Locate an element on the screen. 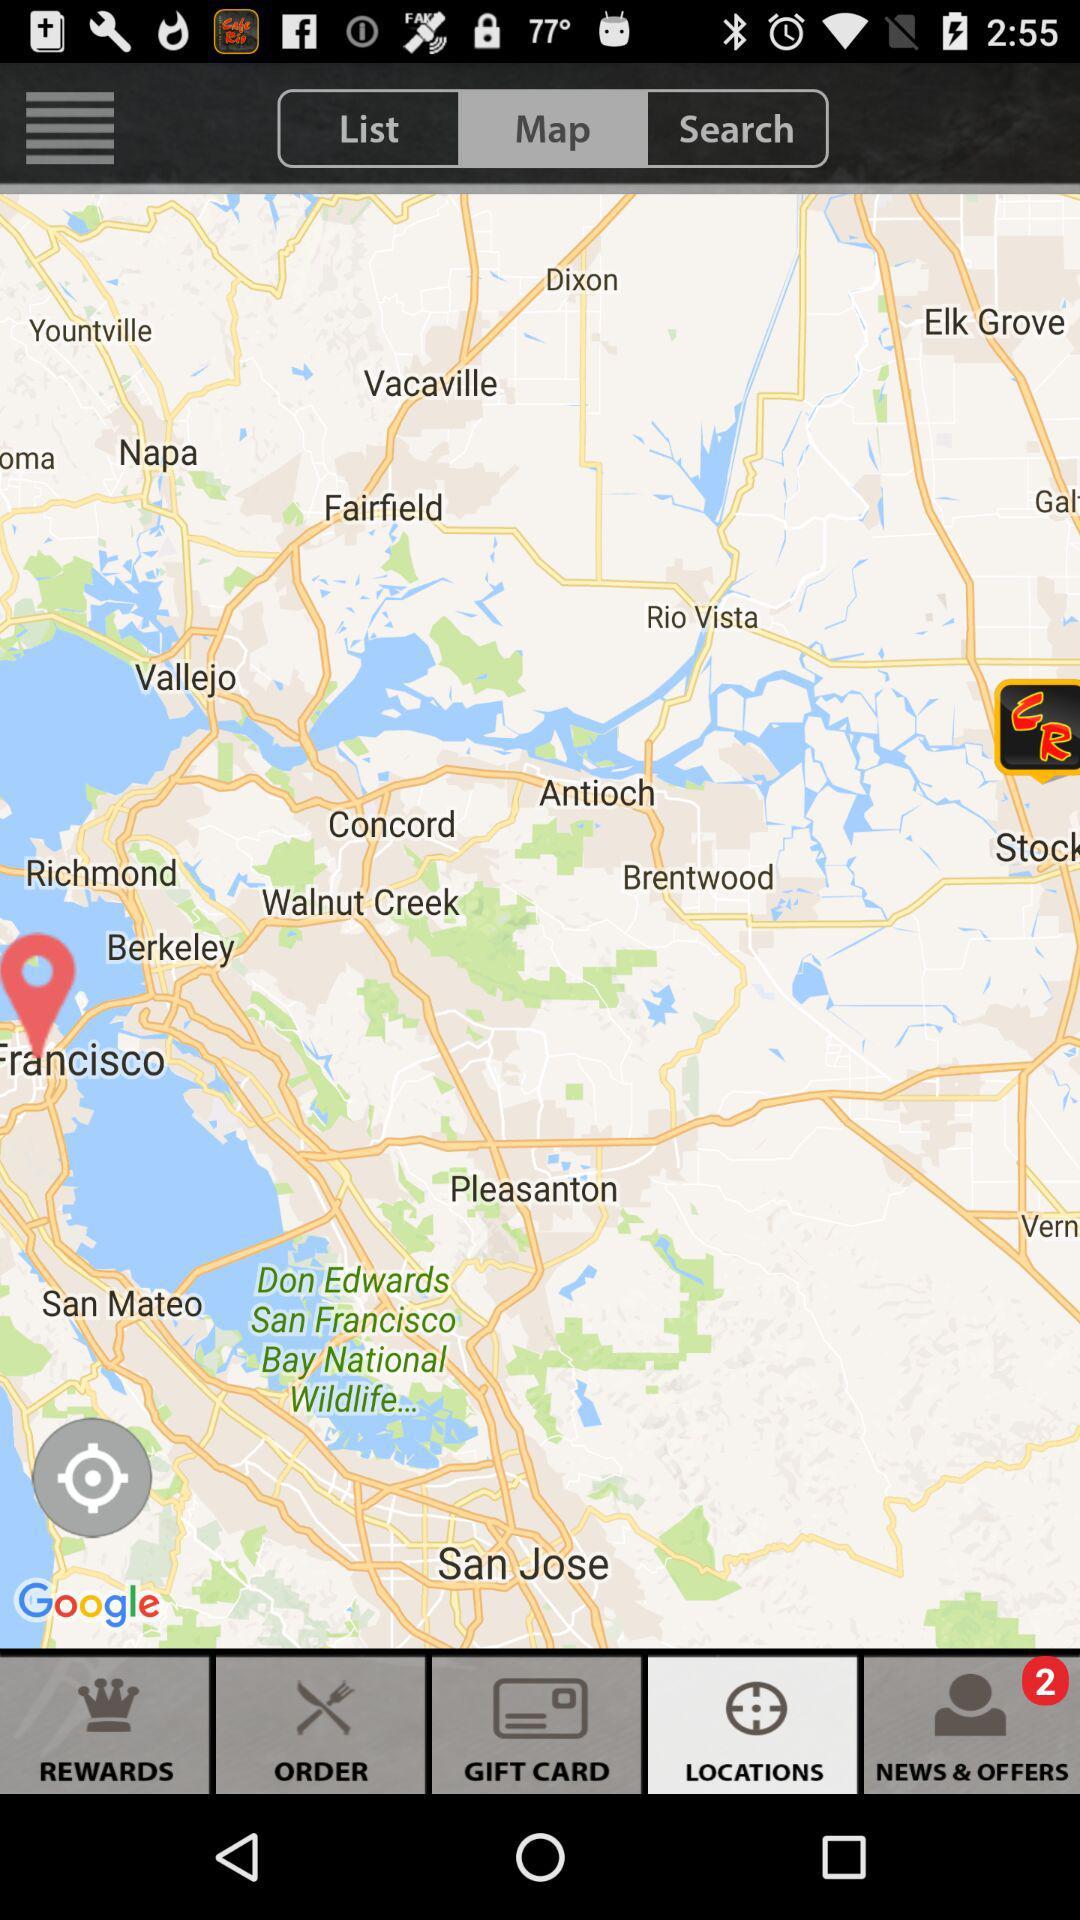 Image resolution: width=1080 pixels, height=1920 pixels. location is located at coordinates (91, 1477).